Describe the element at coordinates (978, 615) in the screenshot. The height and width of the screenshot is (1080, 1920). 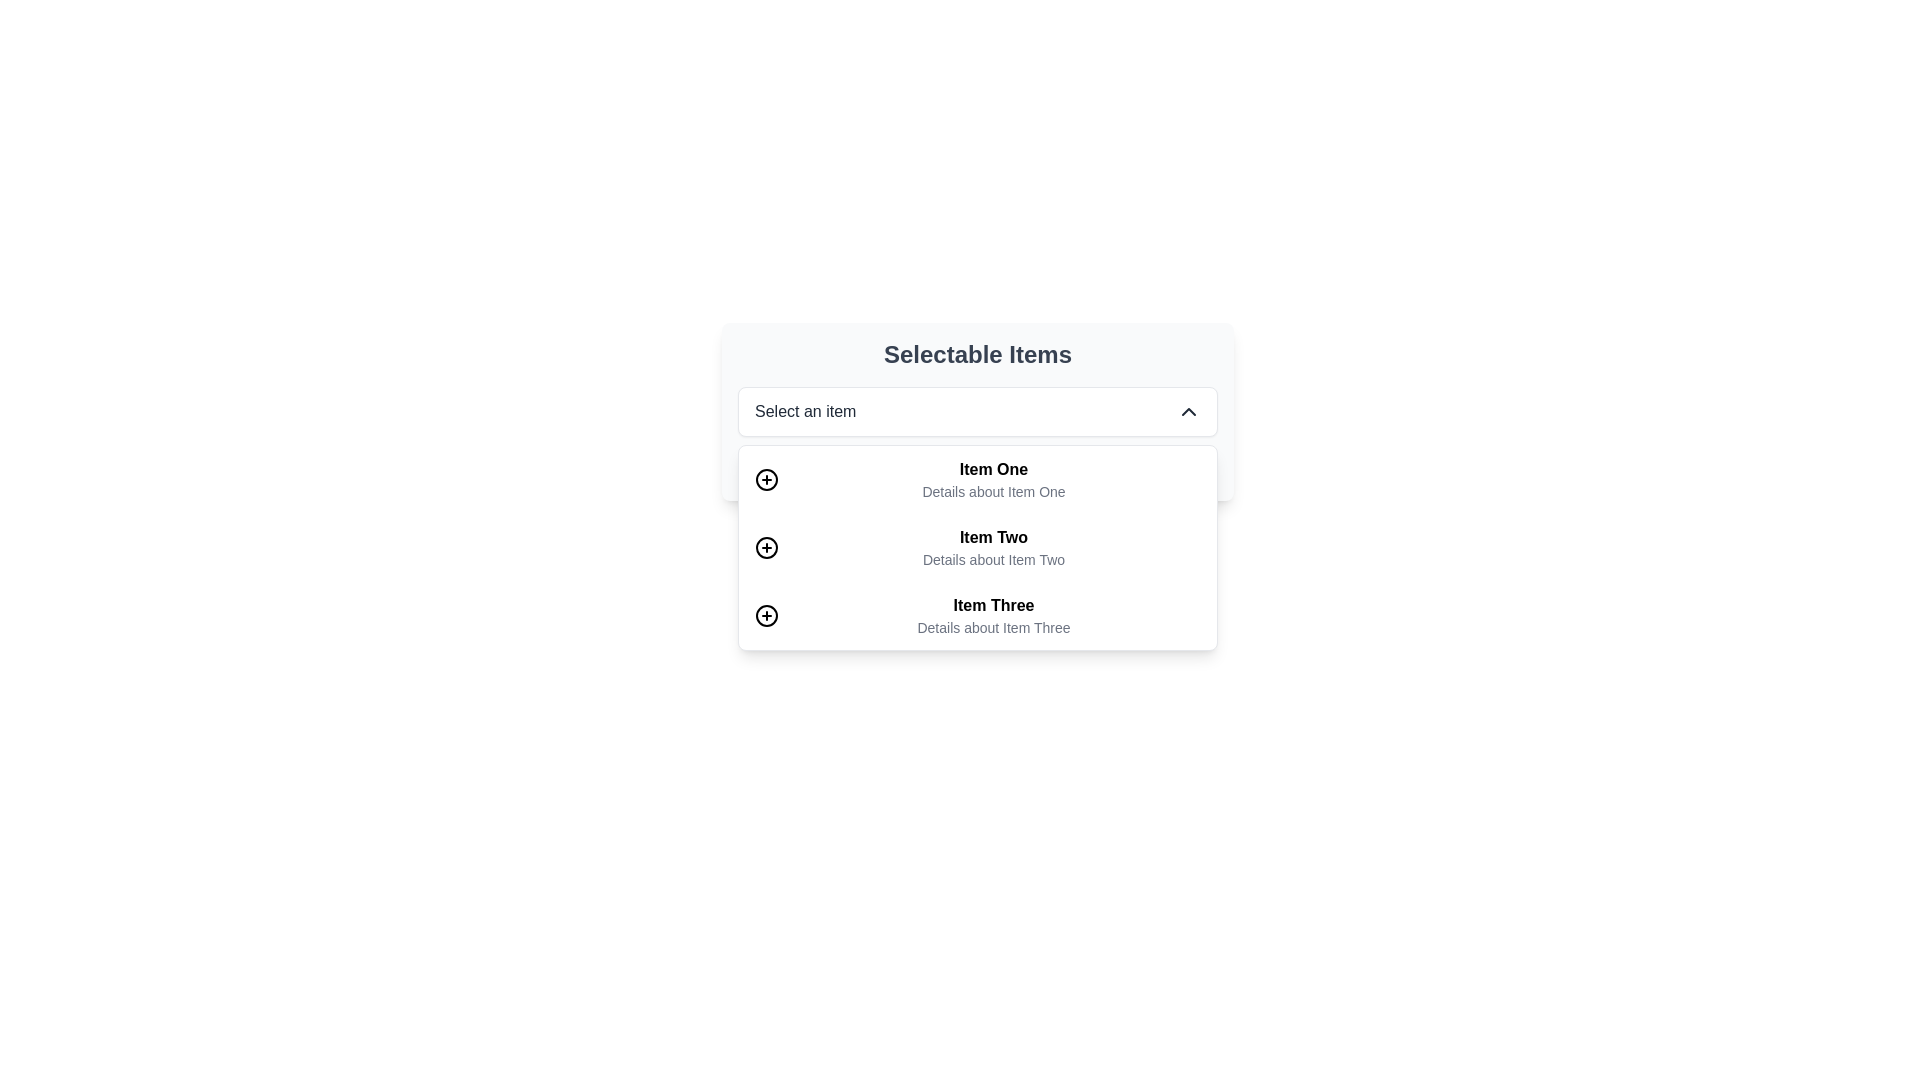
I see `the third item in the dropdown menu labeled 'Item Three'` at that location.